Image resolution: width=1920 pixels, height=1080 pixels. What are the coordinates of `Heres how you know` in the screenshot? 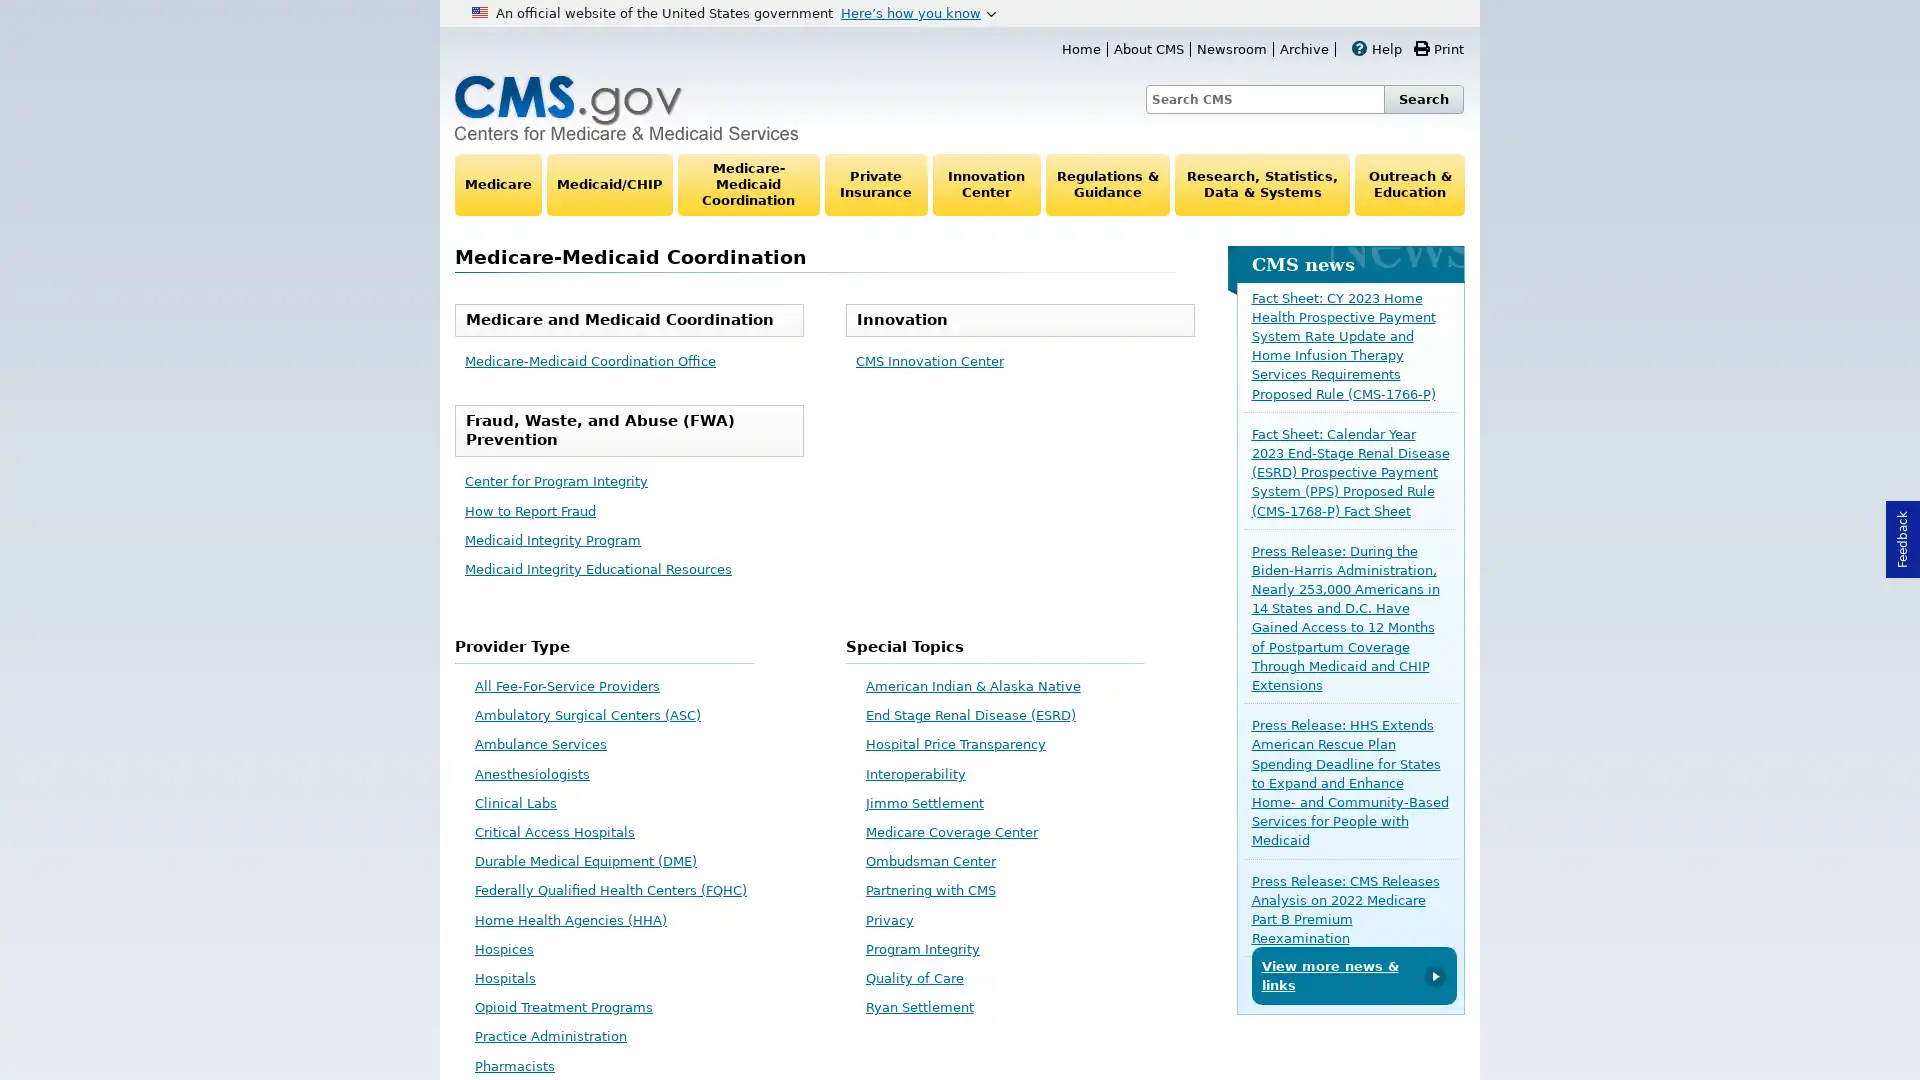 It's located at (917, 12).